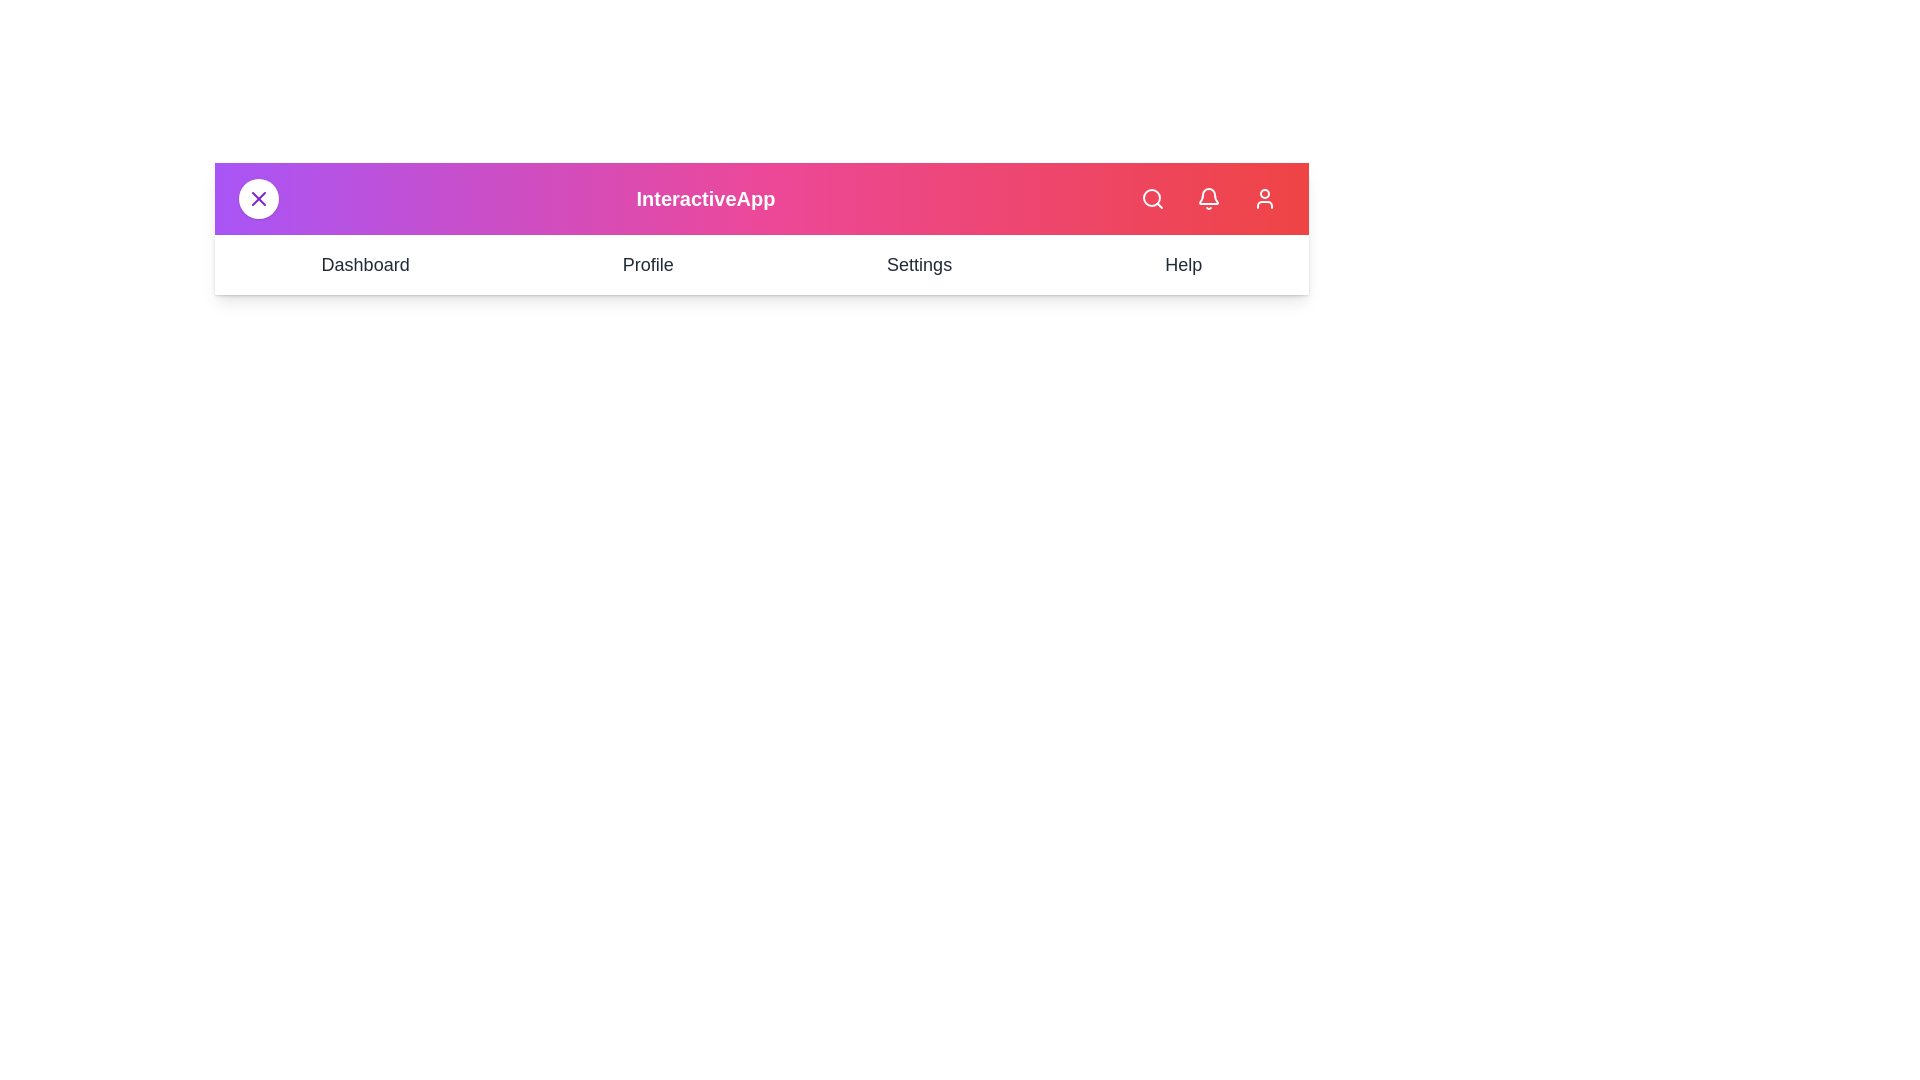 The height and width of the screenshot is (1080, 1920). What do you see at coordinates (1182, 264) in the screenshot?
I see `the Help navigation item` at bounding box center [1182, 264].